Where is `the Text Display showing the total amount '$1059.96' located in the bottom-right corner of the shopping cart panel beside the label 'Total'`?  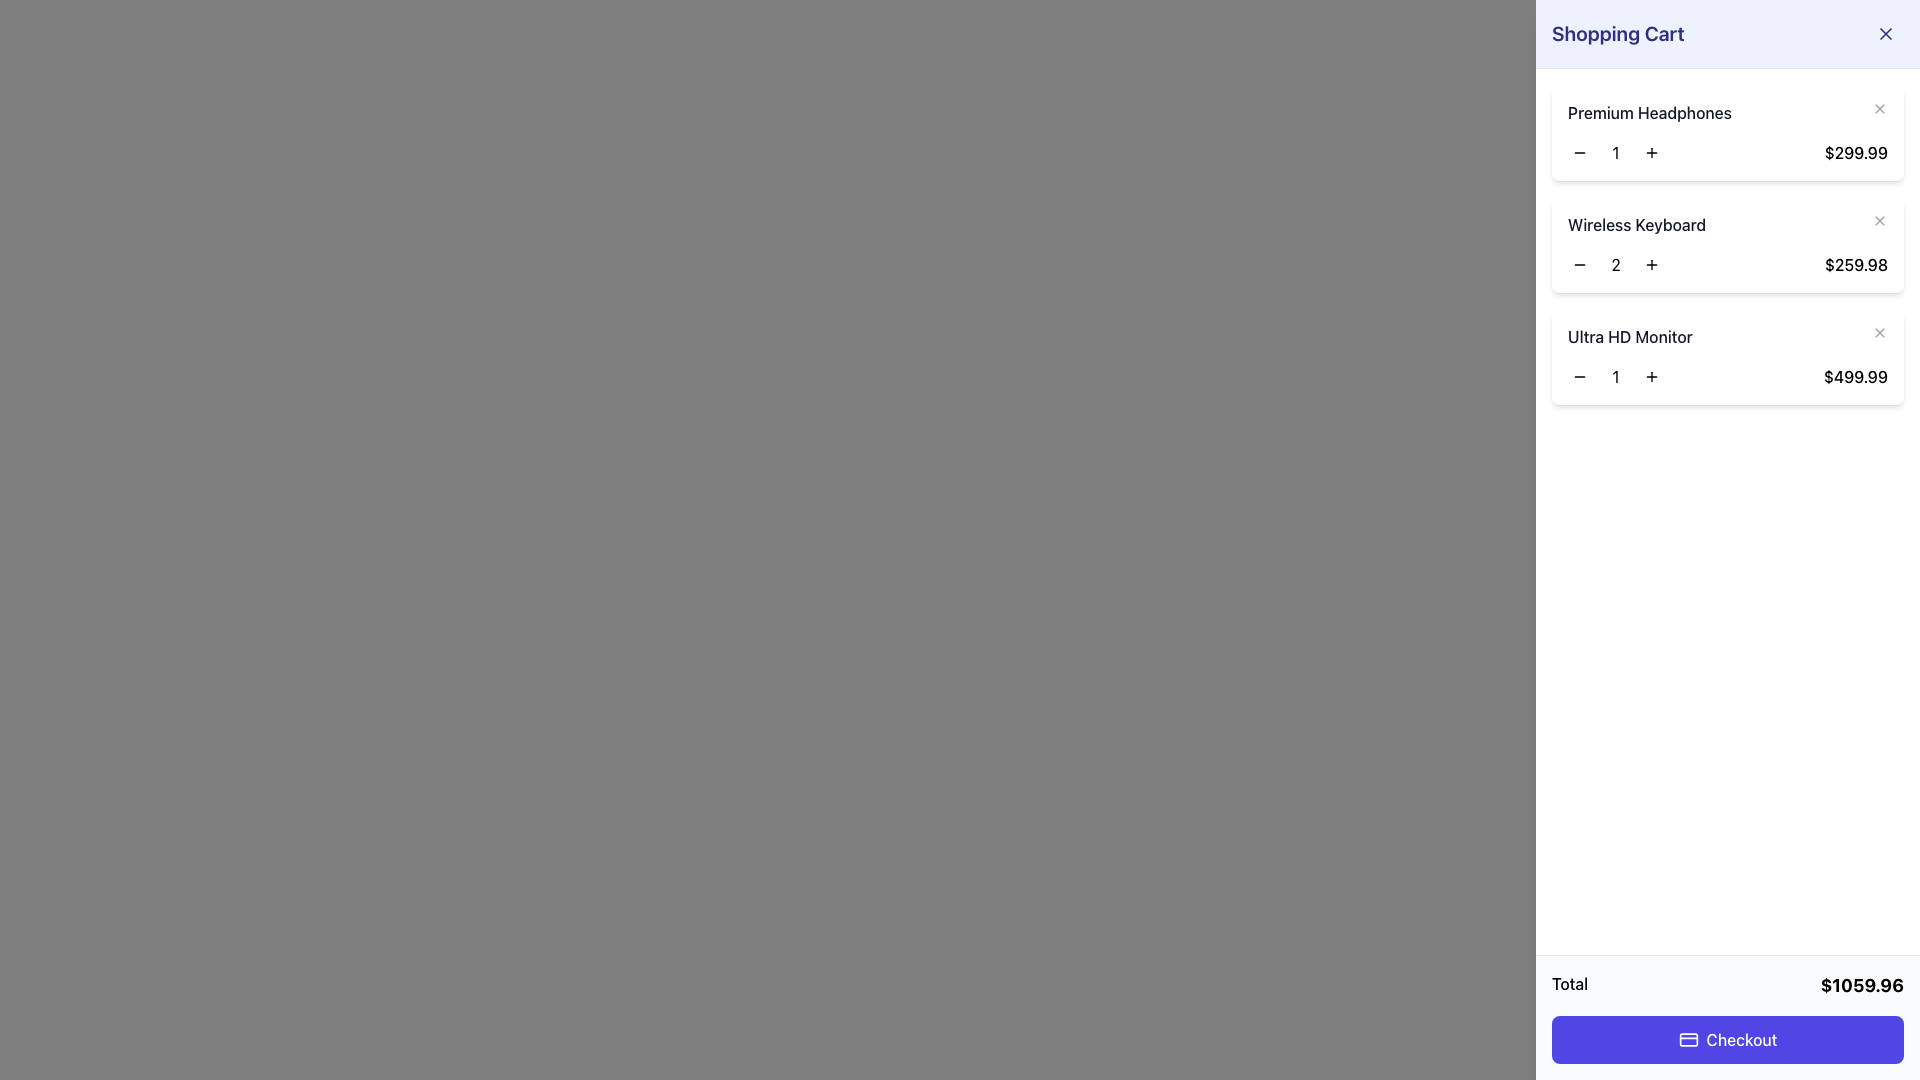 the Text Display showing the total amount '$1059.96' located in the bottom-right corner of the shopping cart panel beside the label 'Total' is located at coordinates (1861, 985).